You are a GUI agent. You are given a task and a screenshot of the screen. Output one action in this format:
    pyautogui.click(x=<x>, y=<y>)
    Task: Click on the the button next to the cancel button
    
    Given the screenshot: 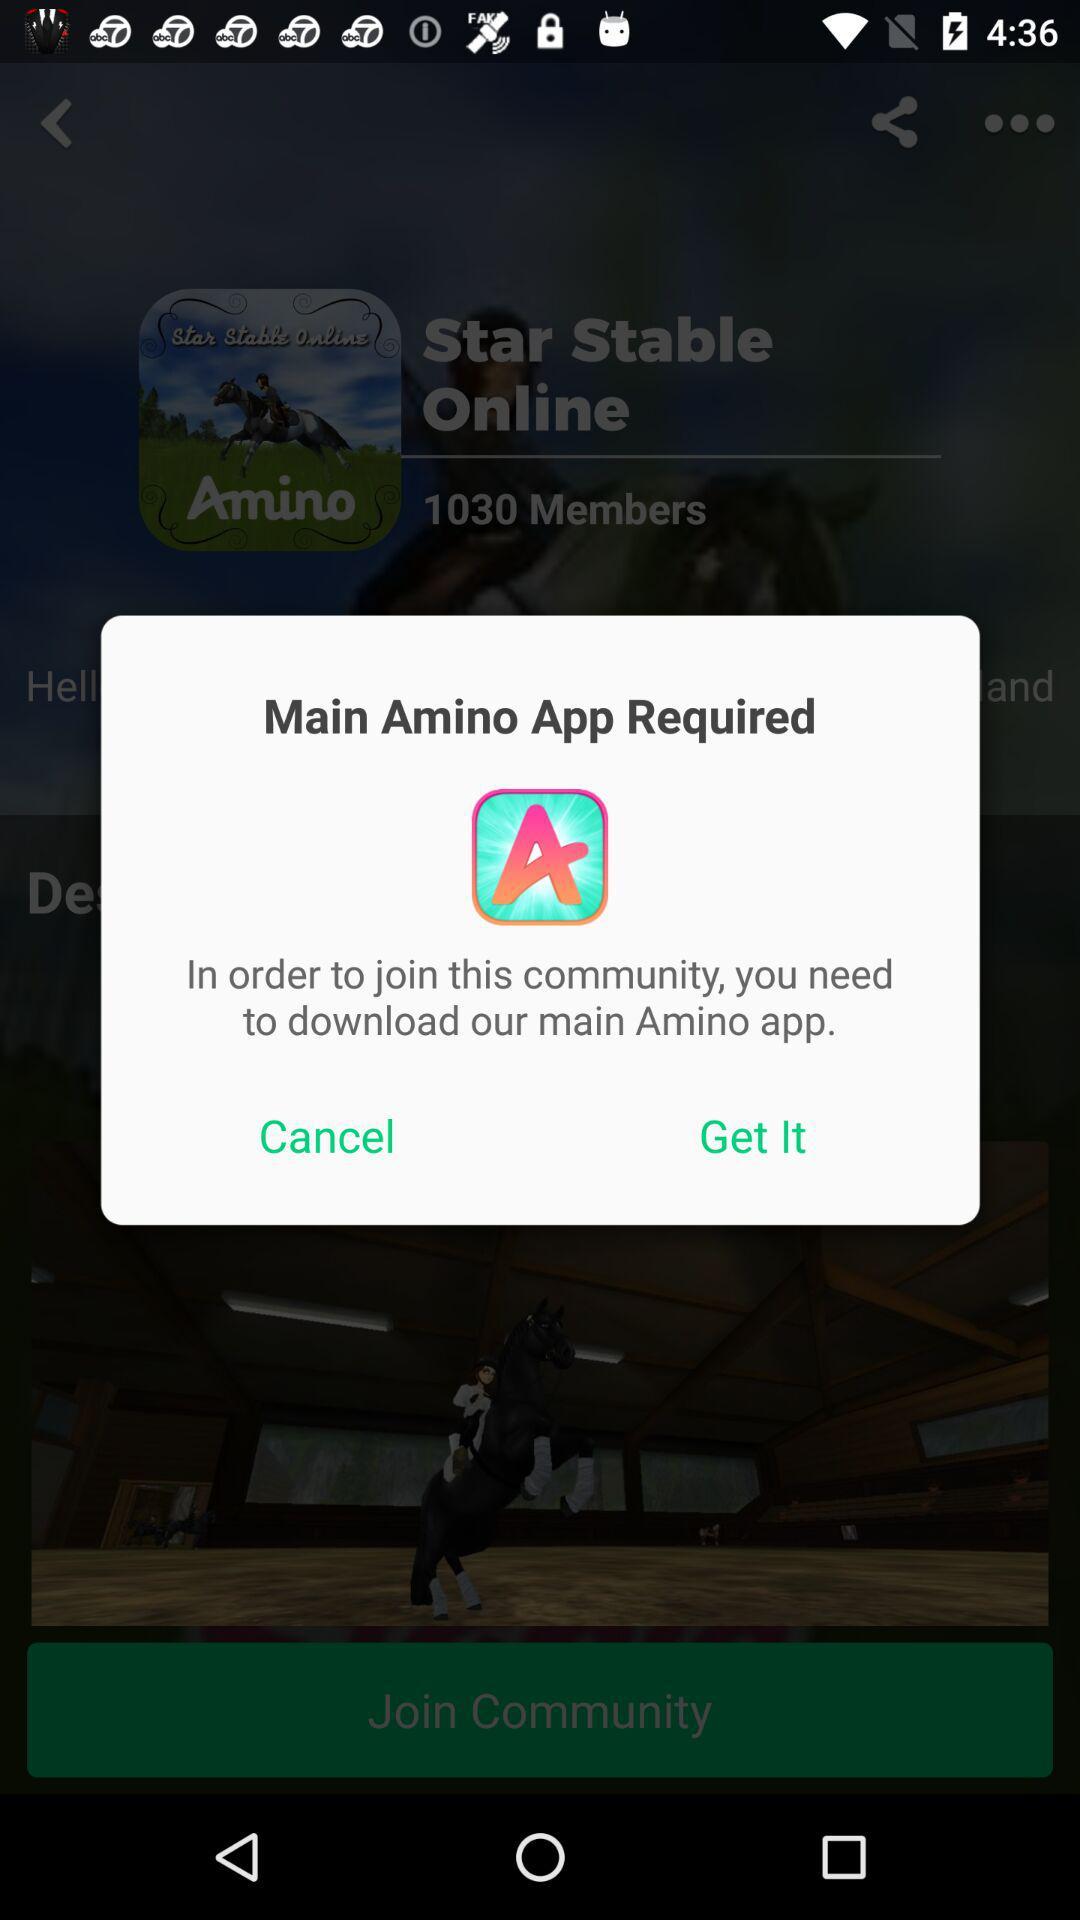 What is the action you would take?
    pyautogui.click(x=753, y=1135)
    